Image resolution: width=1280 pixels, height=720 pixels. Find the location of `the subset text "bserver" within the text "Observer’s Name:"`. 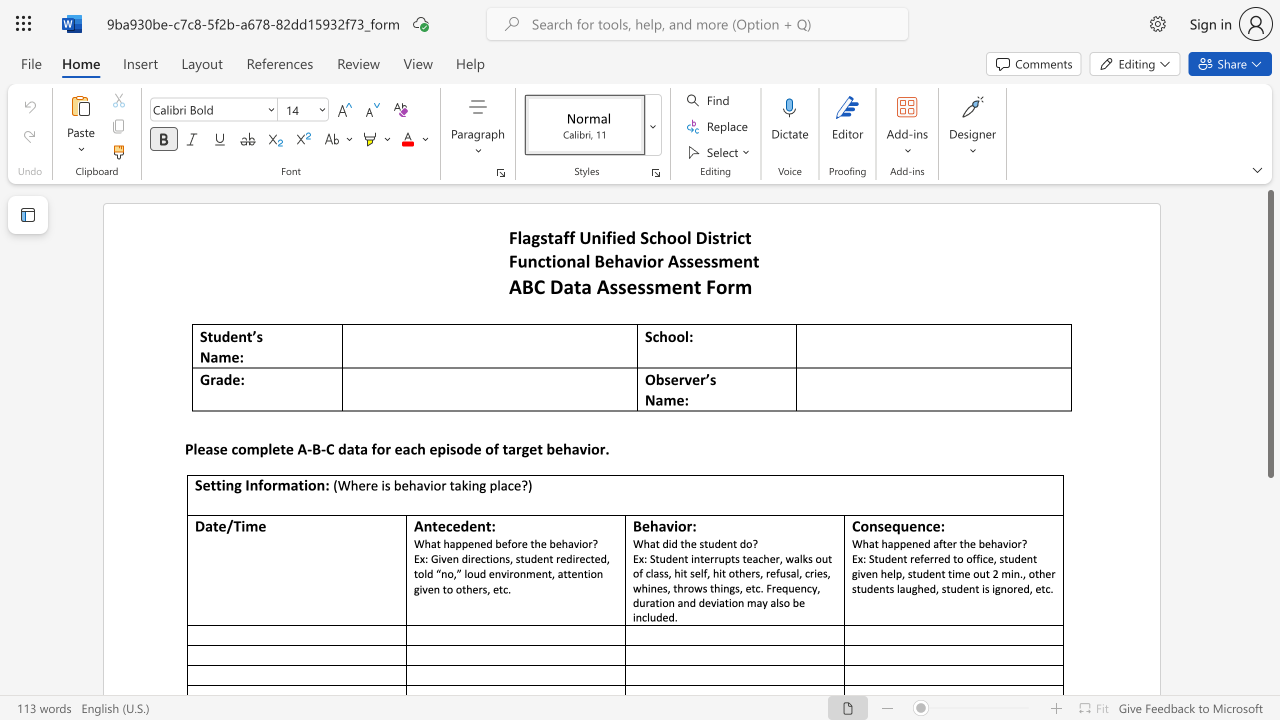

the subset text "bserver" within the text "Observer’s Name:" is located at coordinates (655, 379).